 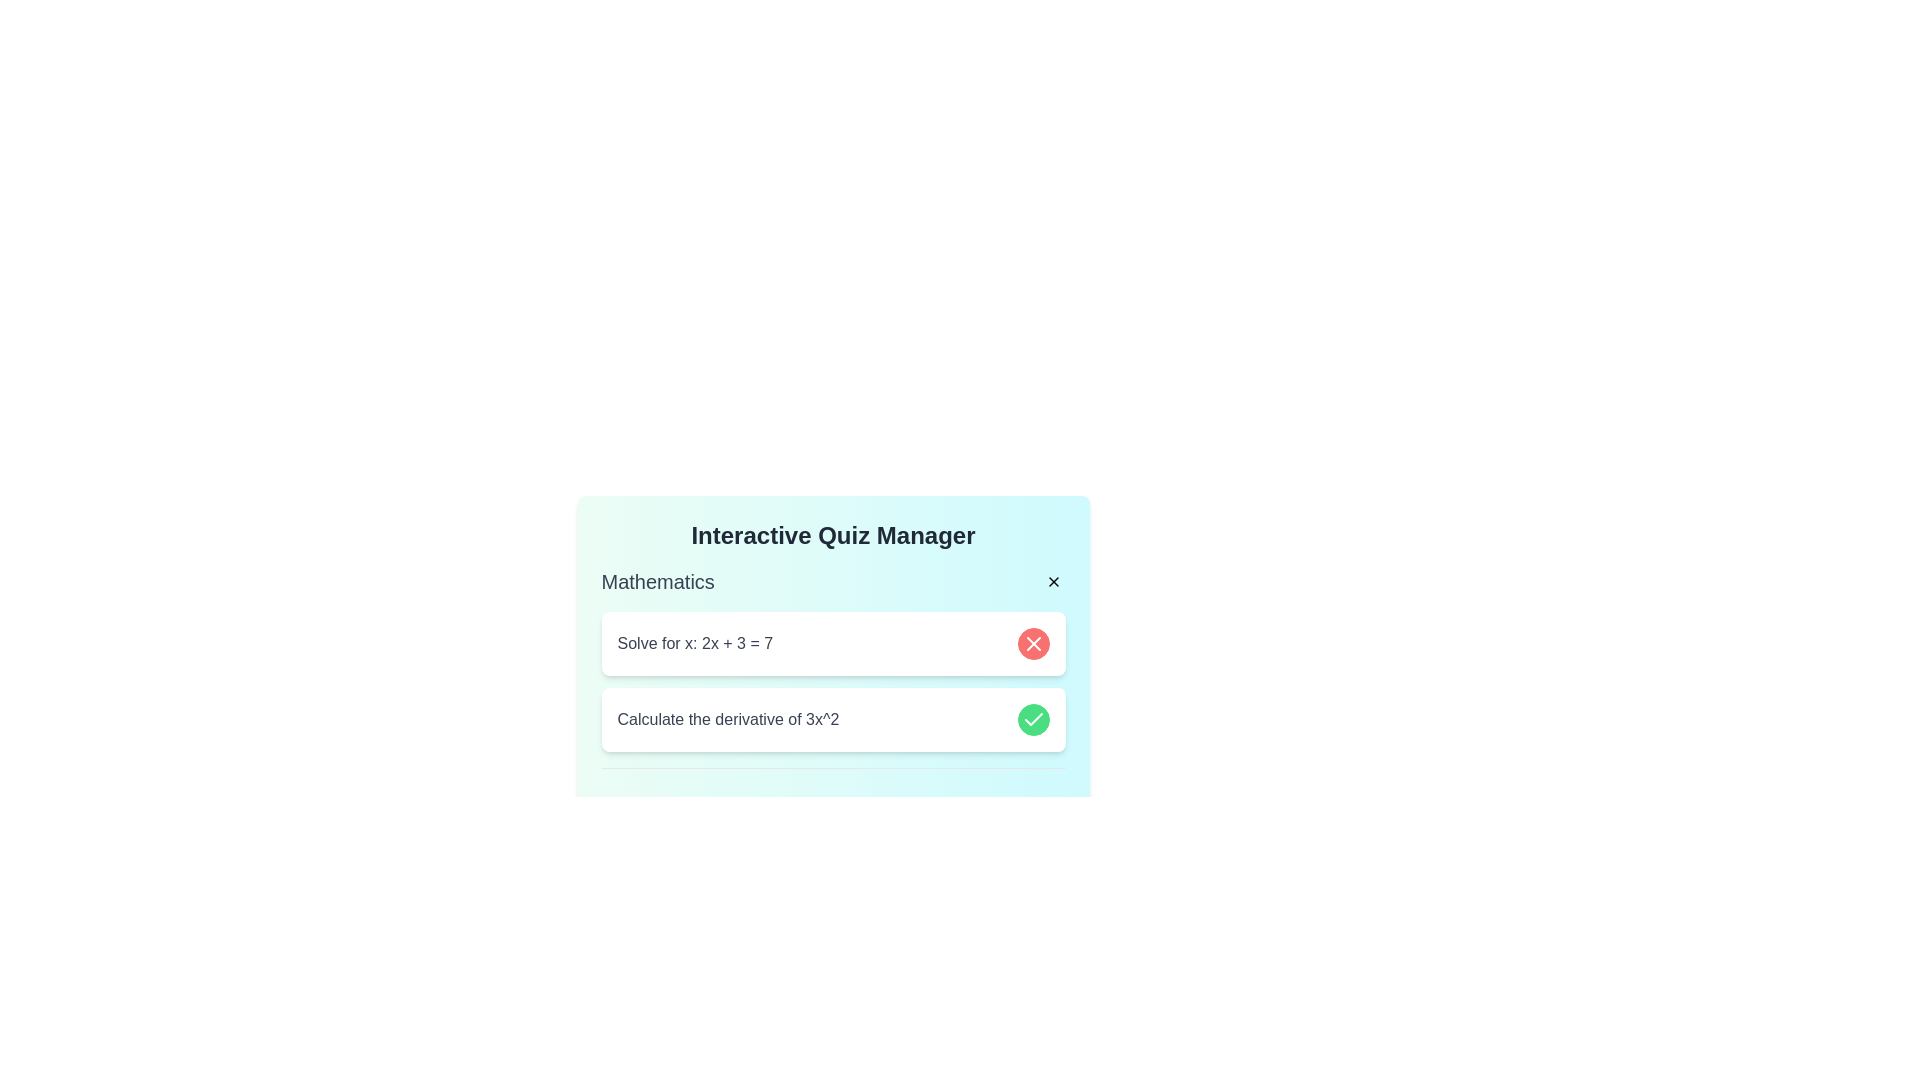 What do you see at coordinates (1033, 720) in the screenshot?
I see `the checkmark icon, which is white and located within a green circular button, to confirm the action in the Interactive Quiz Manager section` at bounding box center [1033, 720].